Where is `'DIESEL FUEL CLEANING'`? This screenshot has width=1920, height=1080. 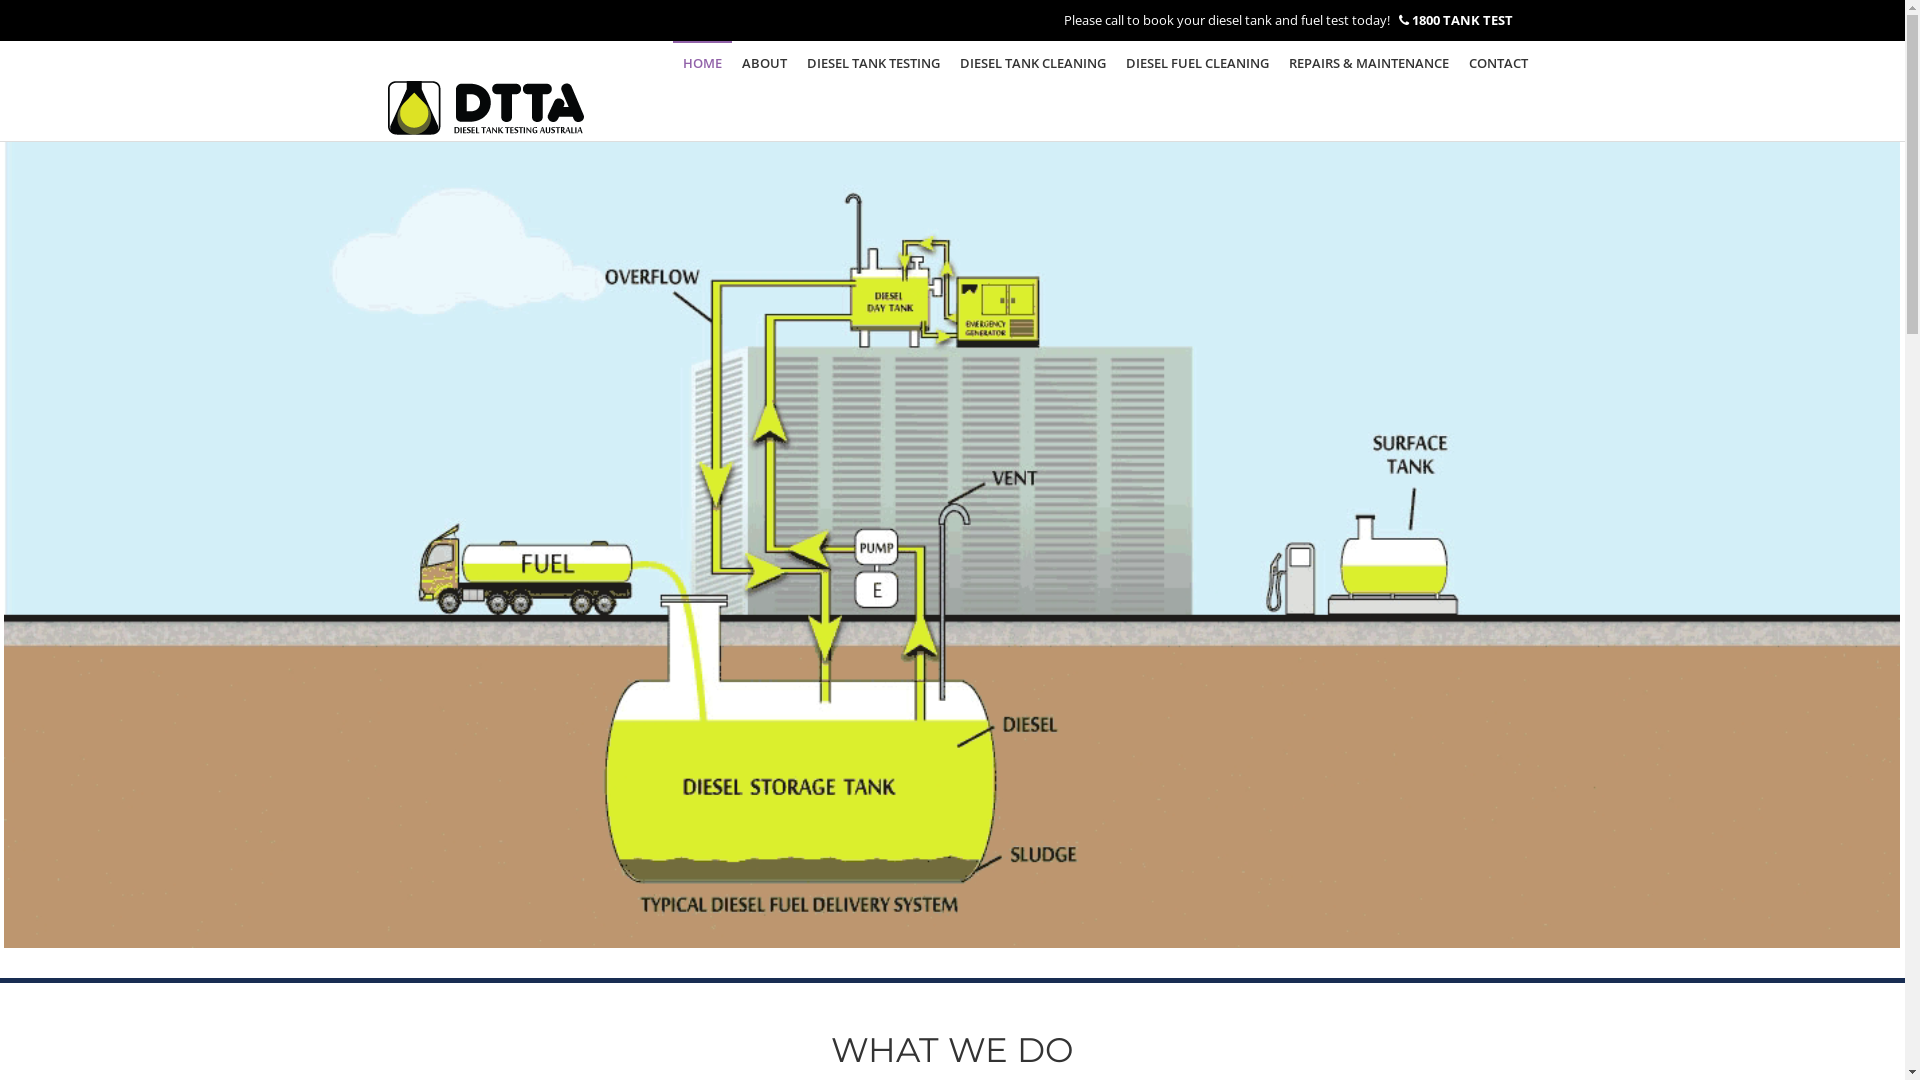 'DIESEL FUEL CLEANING' is located at coordinates (1197, 61).